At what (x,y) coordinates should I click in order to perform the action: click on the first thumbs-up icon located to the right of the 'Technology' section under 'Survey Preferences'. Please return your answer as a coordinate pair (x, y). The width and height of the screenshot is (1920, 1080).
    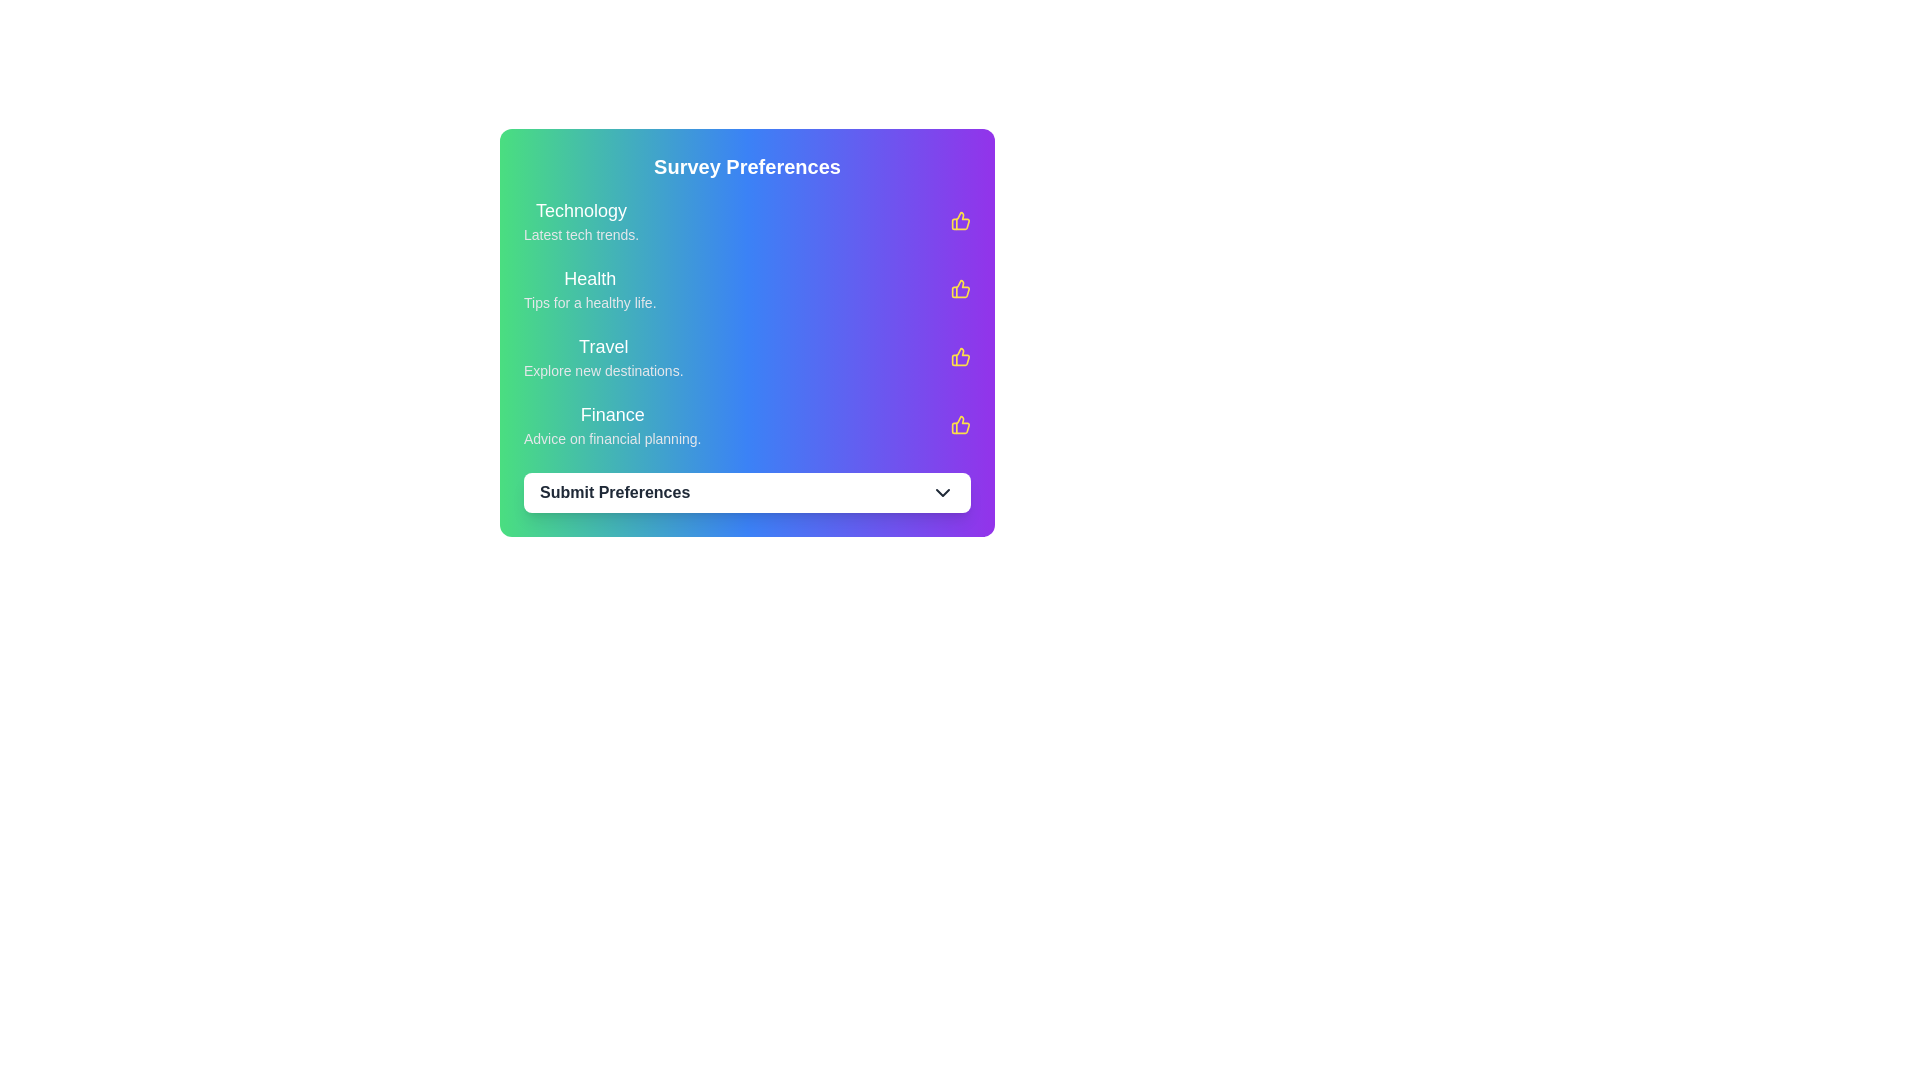
    Looking at the image, I should click on (960, 220).